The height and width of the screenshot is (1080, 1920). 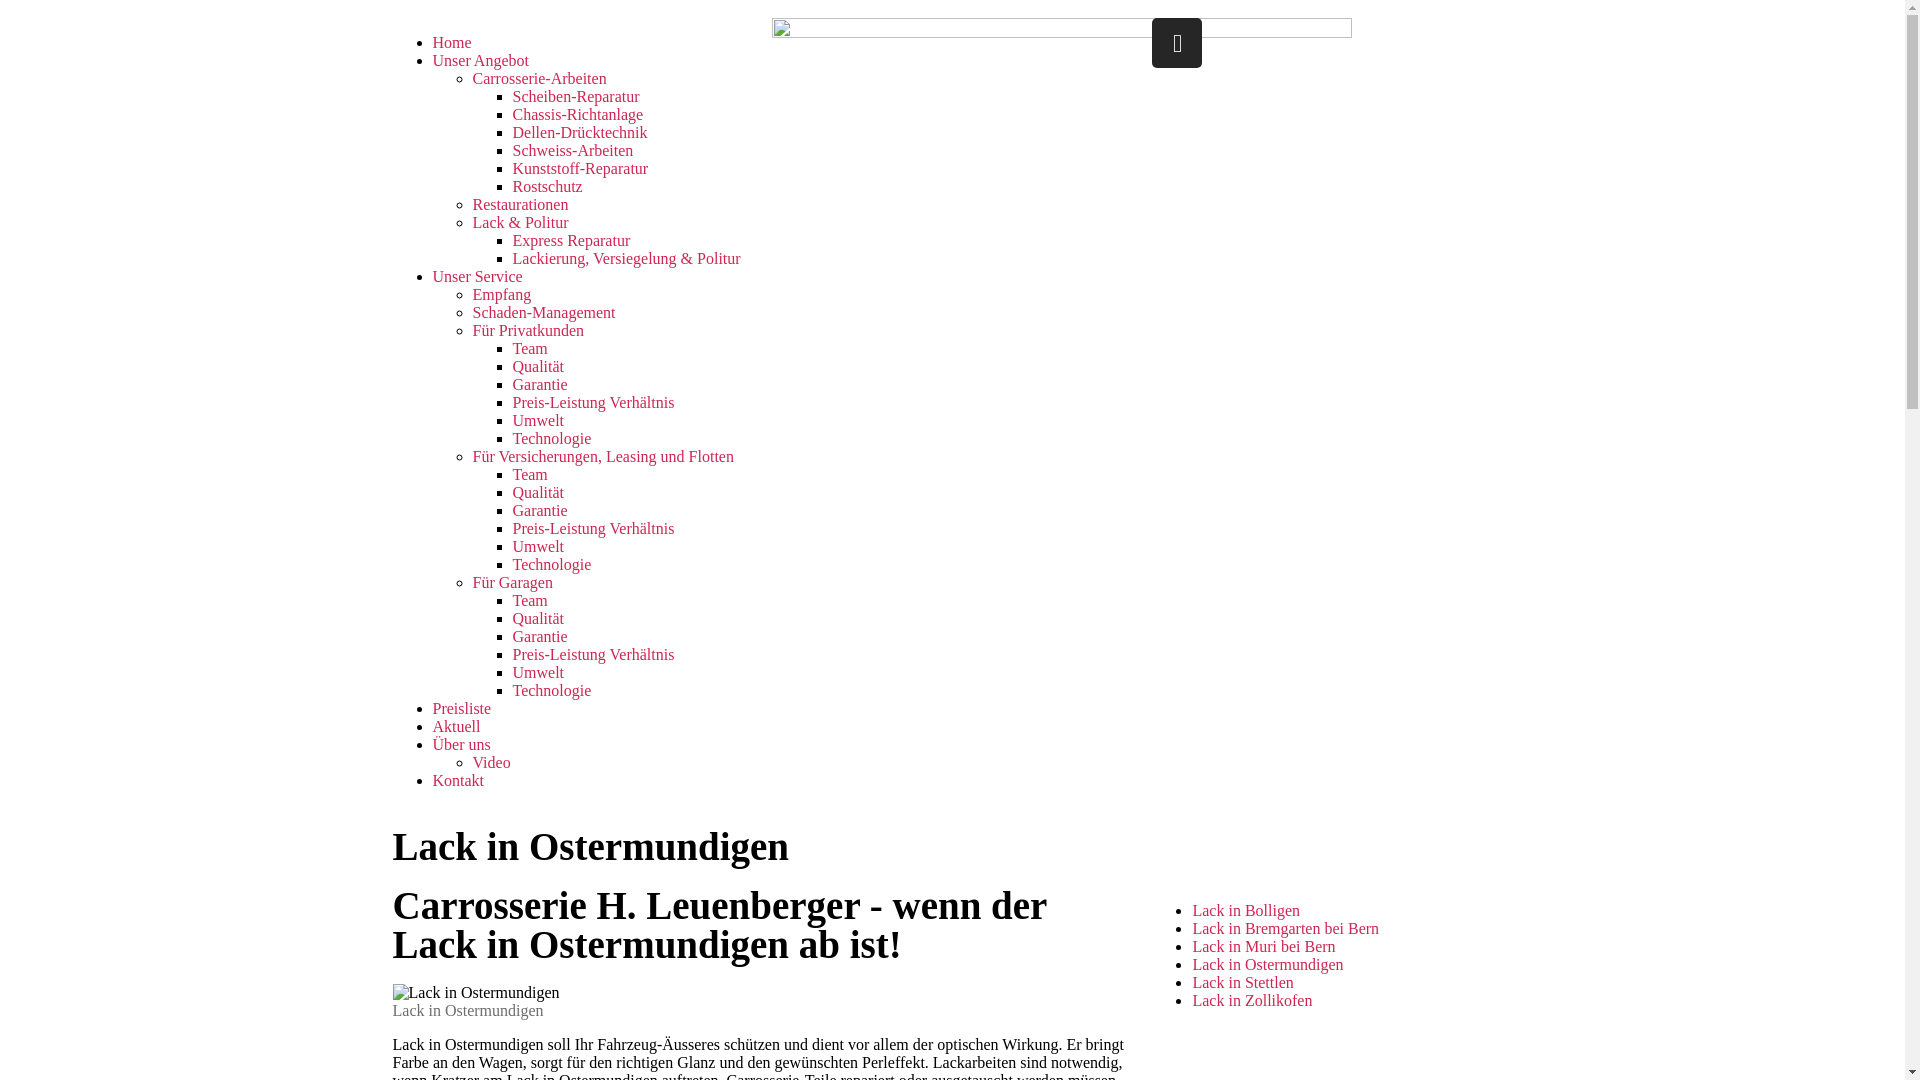 What do you see at coordinates (579, 167) in the screenshot?
I see `'Kunststoff-Reparatur'` at bounding box center [579, 167].